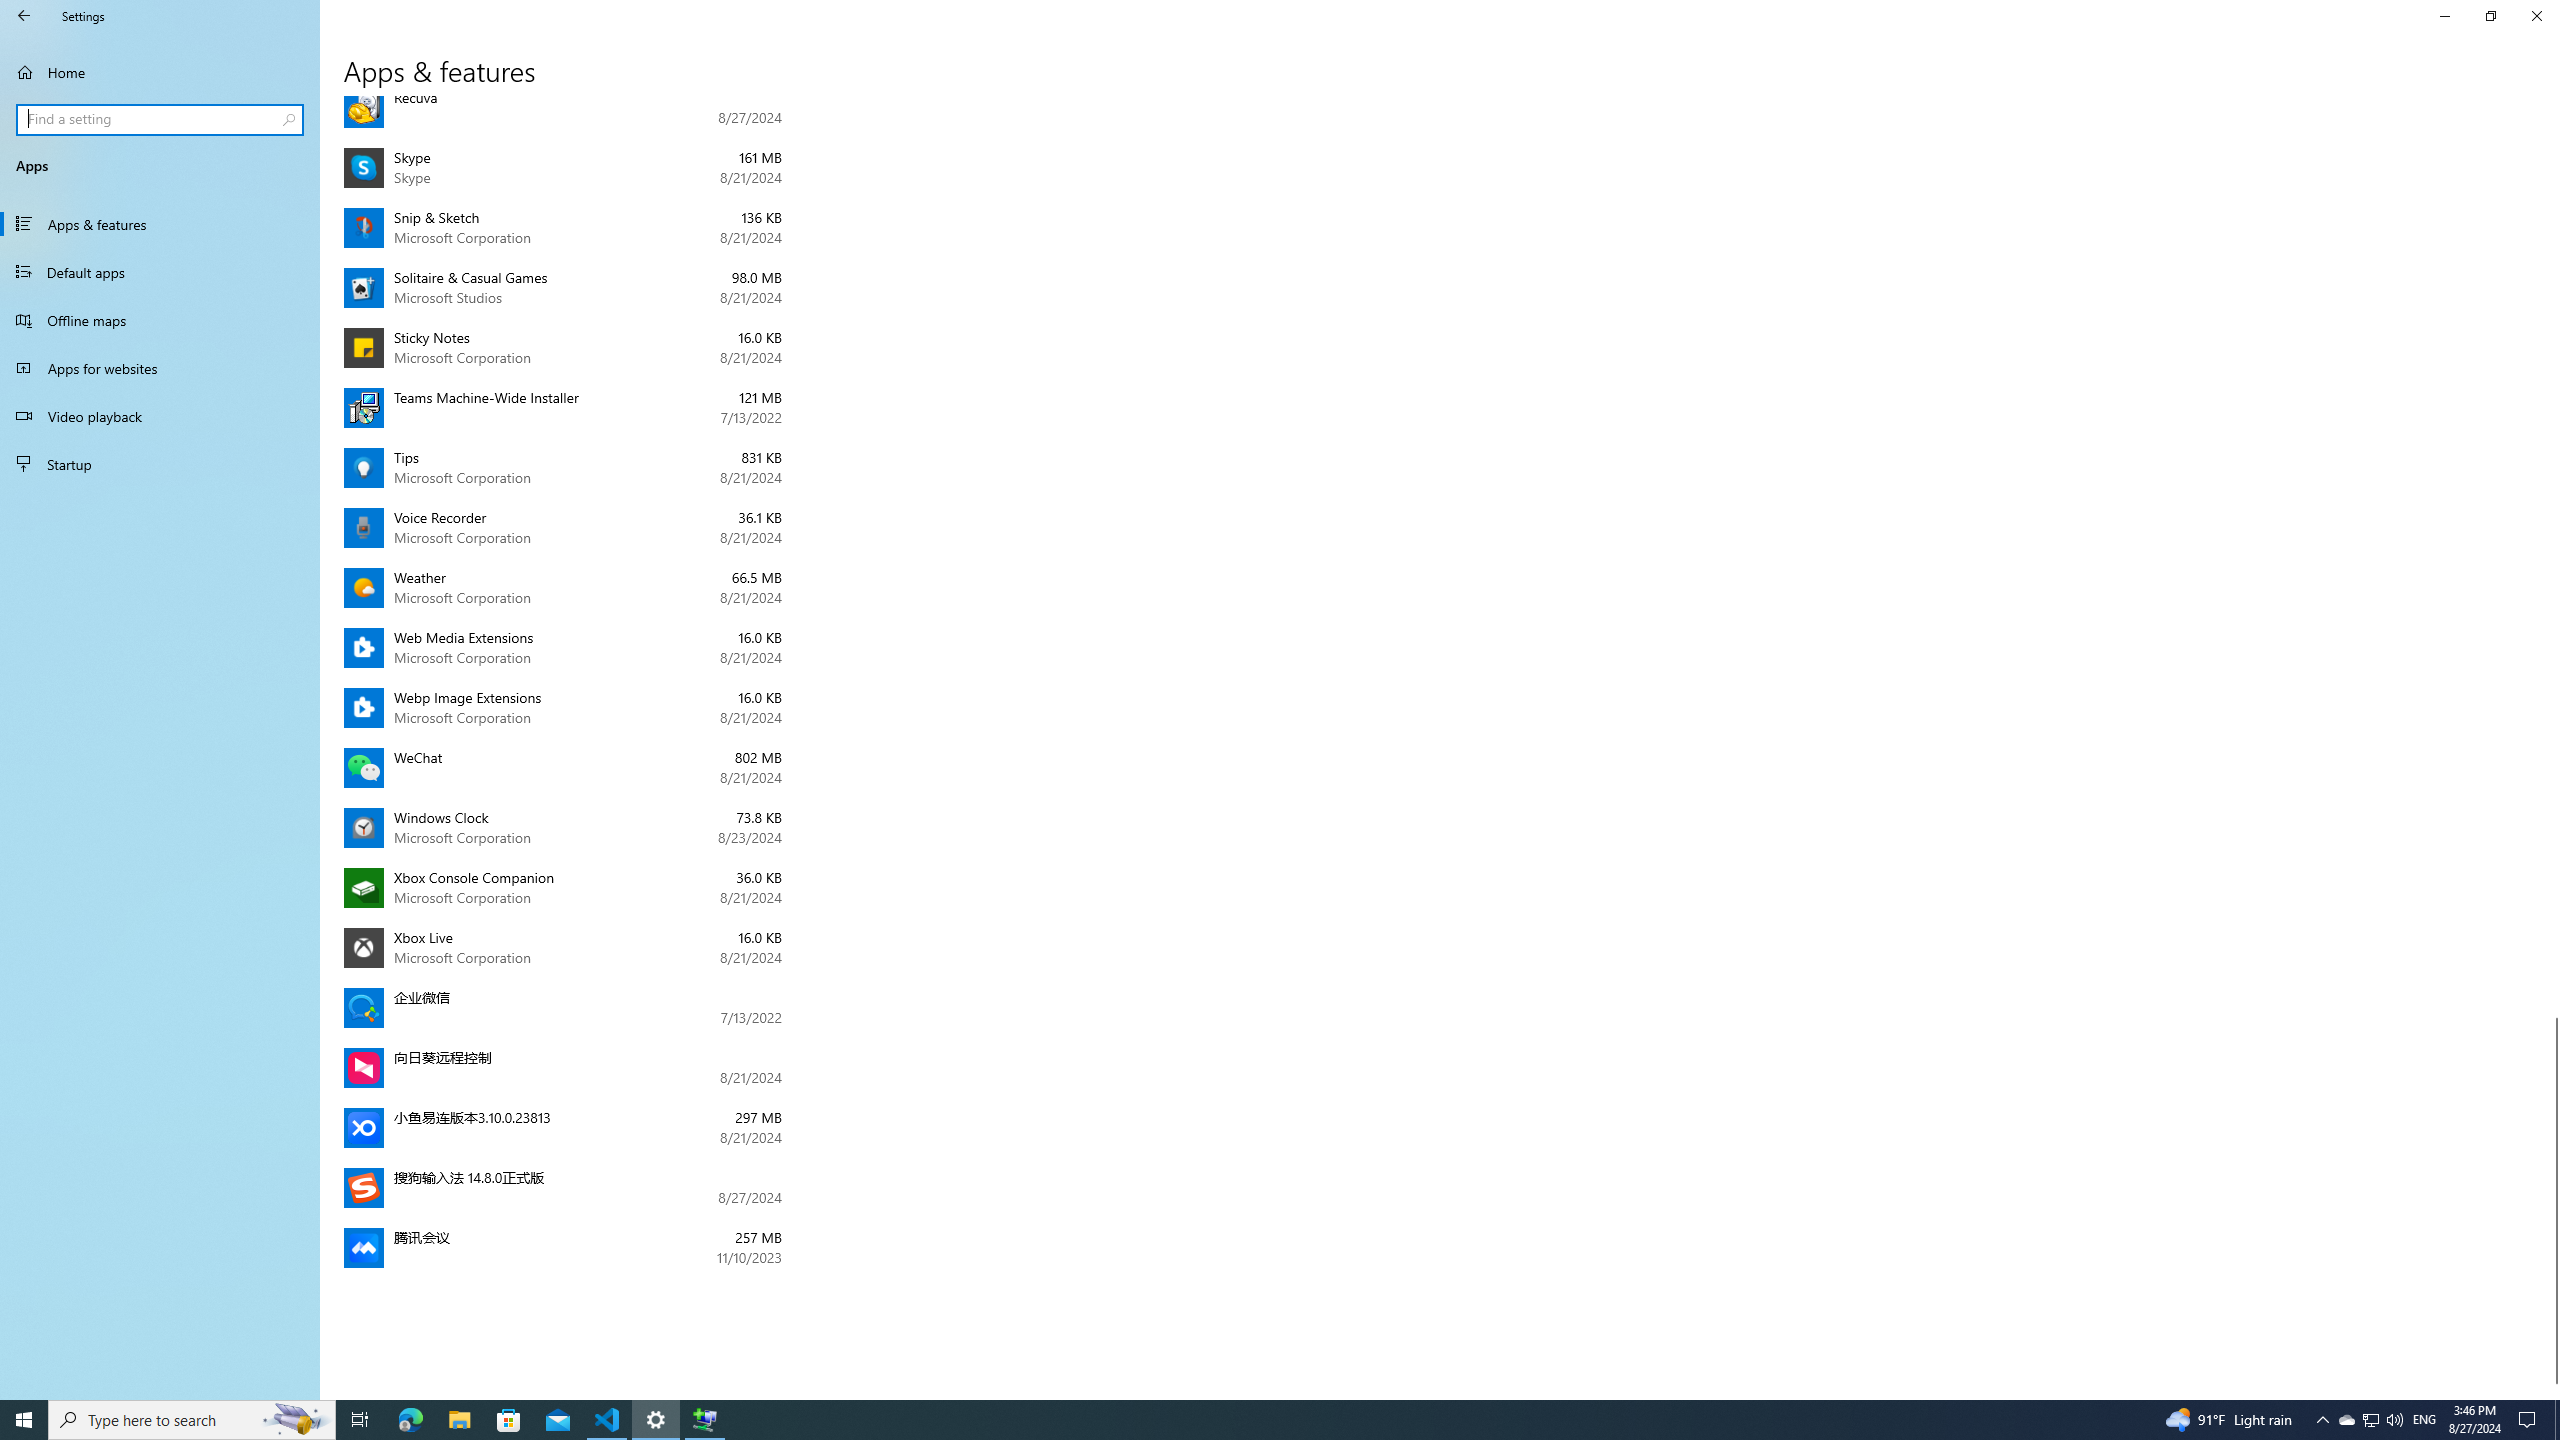 The image size is (2560, 1440). I want to click on 'Action Center, No new notifications', so click(2530, 1418).